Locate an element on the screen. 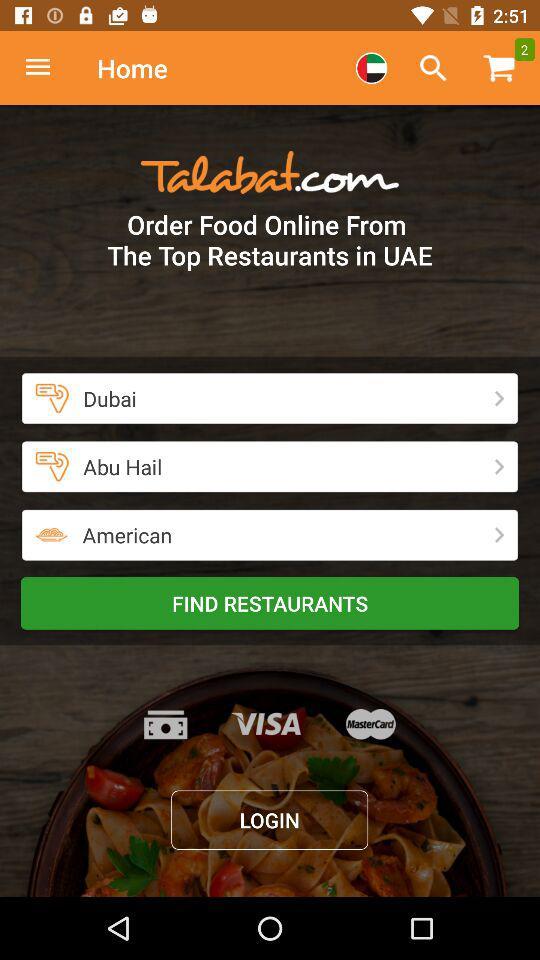 The width and height of the screenshot is (540, 960). search button is located at coordinates (432, 68).